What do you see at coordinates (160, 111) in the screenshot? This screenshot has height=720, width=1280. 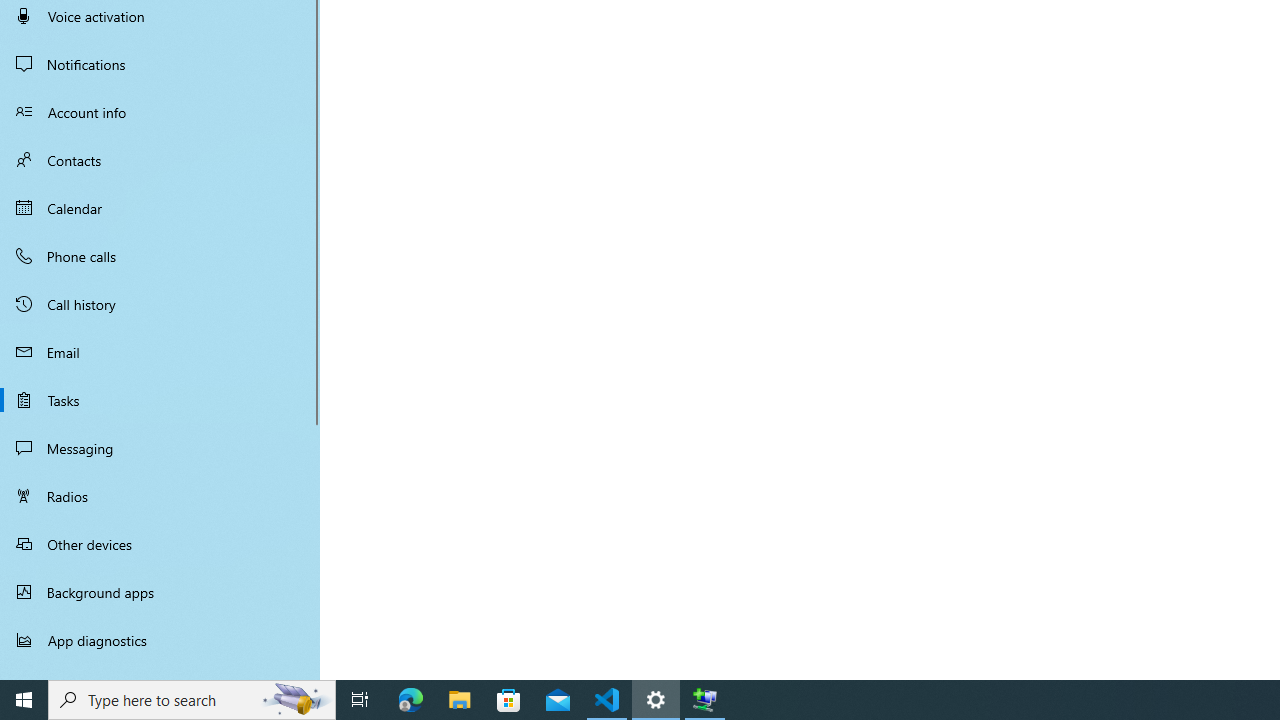 I see `'Account info'` at bounding box center [160, 111].